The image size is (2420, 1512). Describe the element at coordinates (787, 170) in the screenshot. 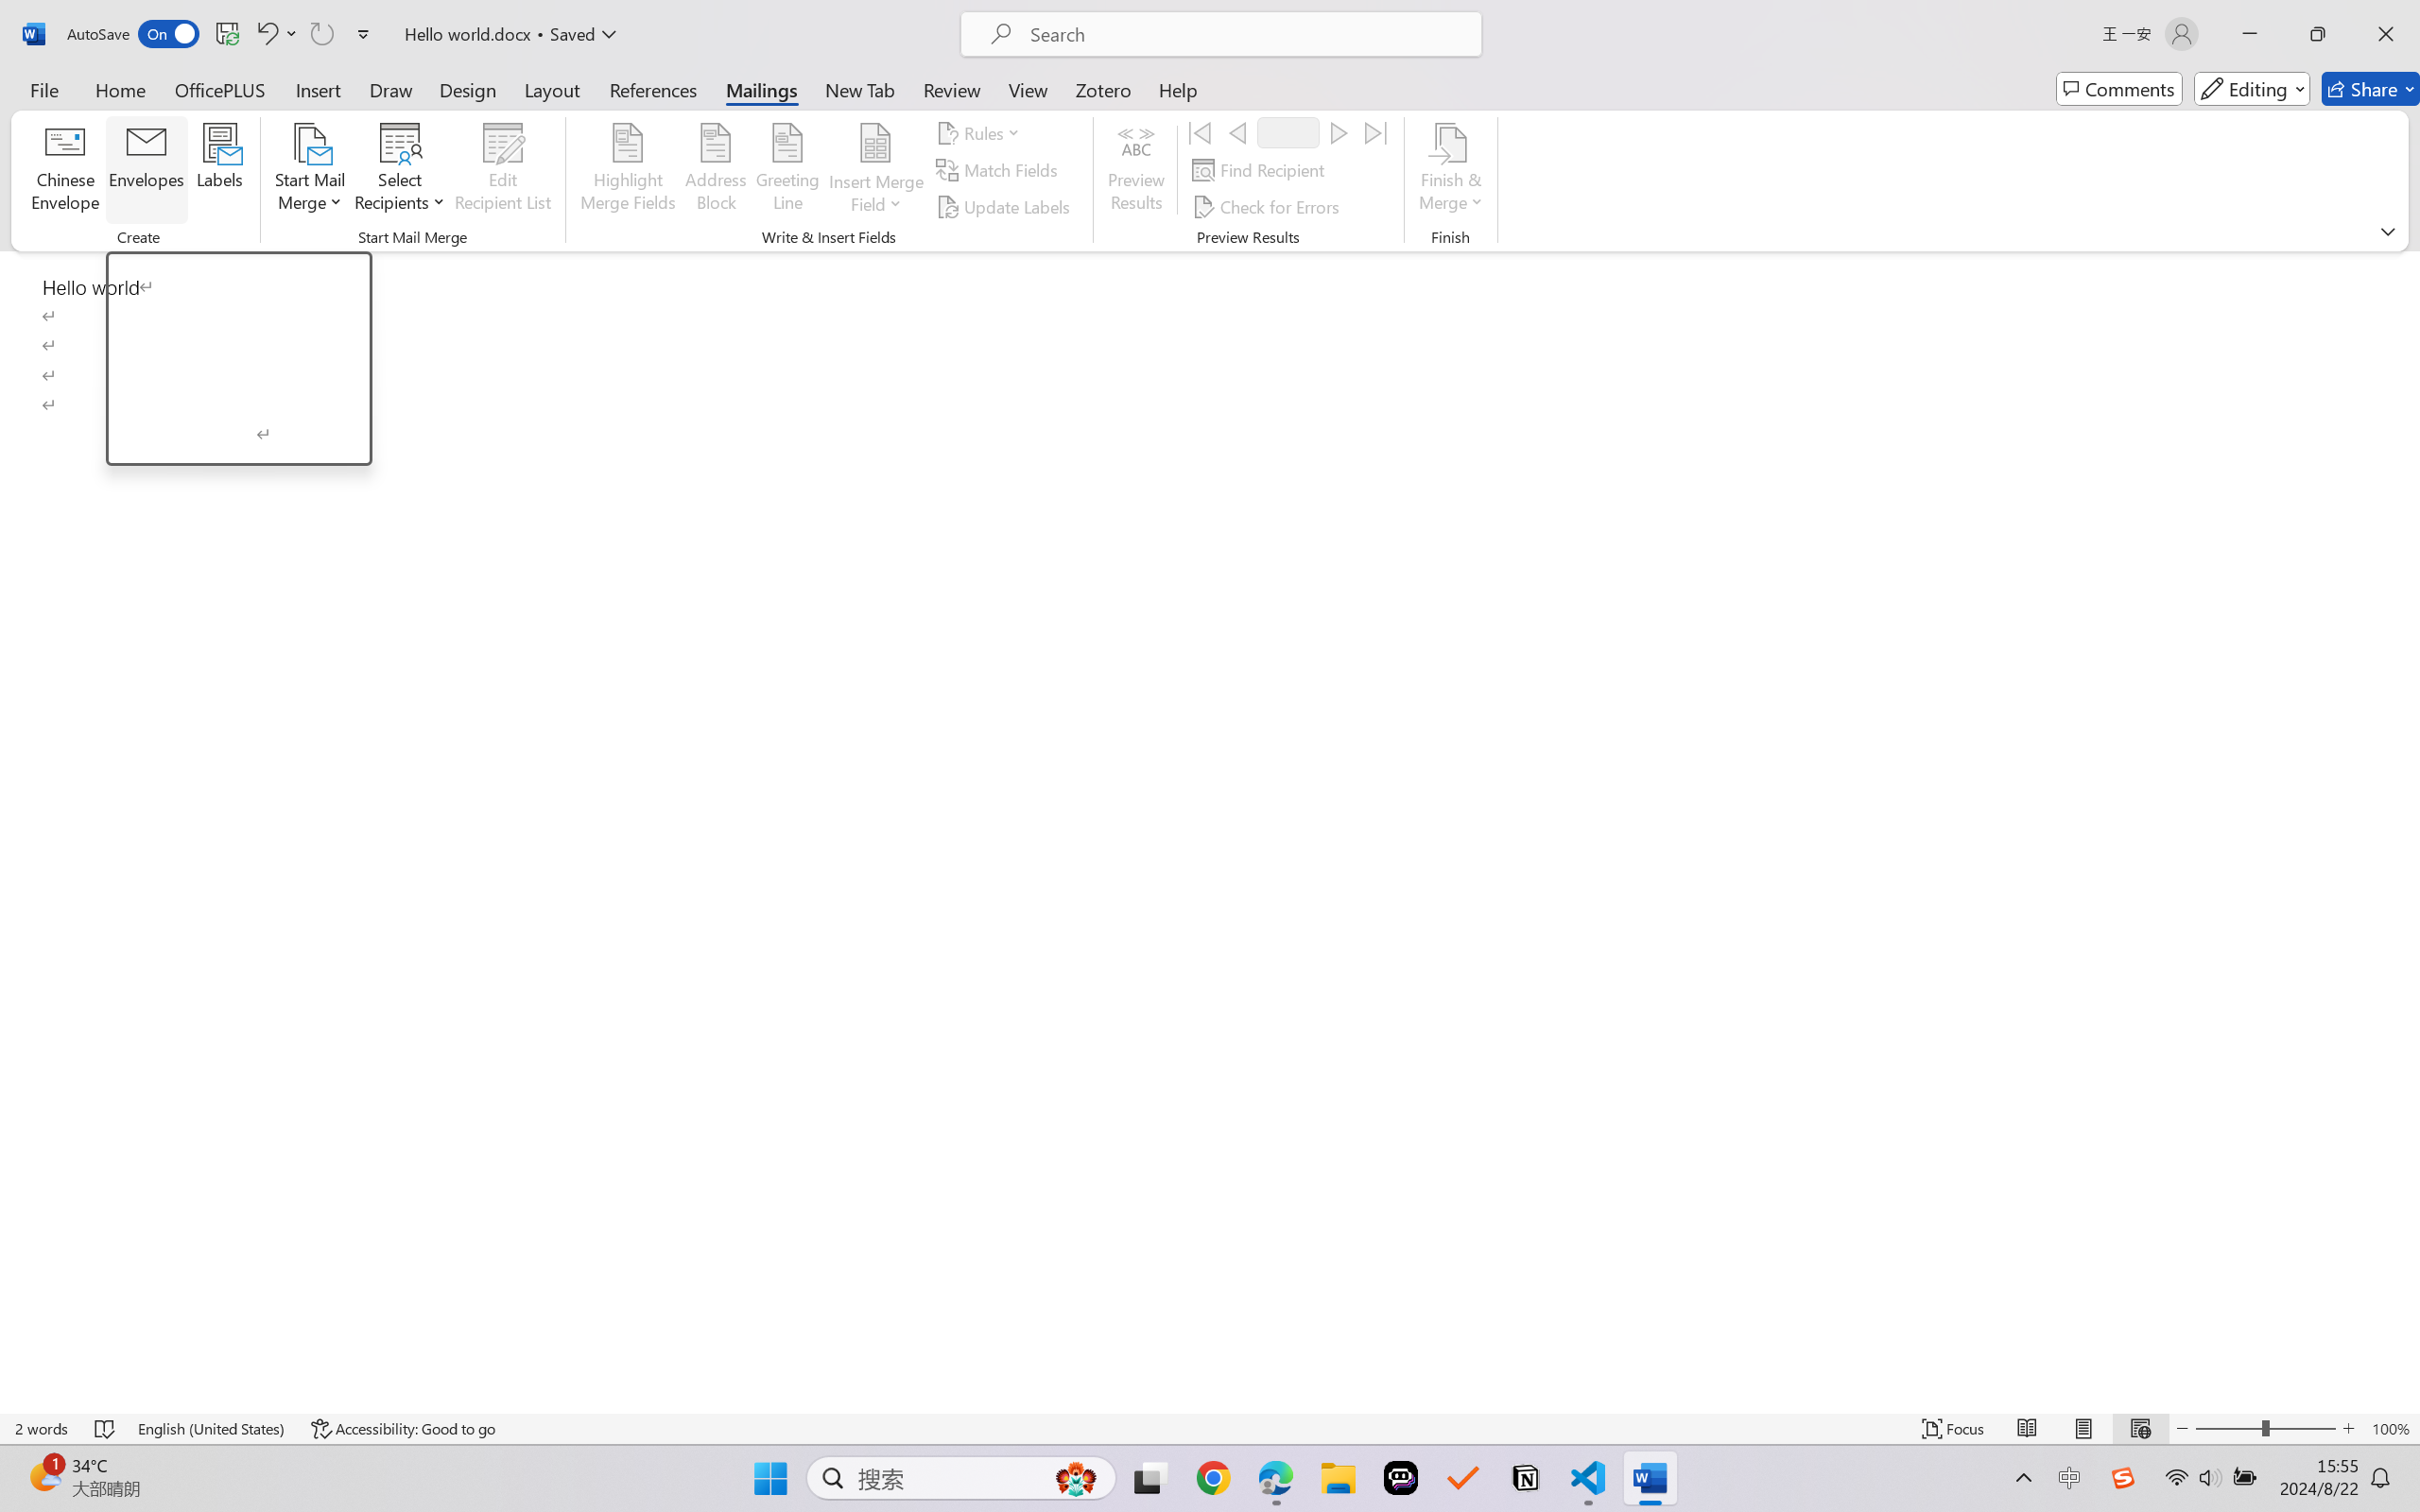

I see `'Greeting Line...'` at that location.